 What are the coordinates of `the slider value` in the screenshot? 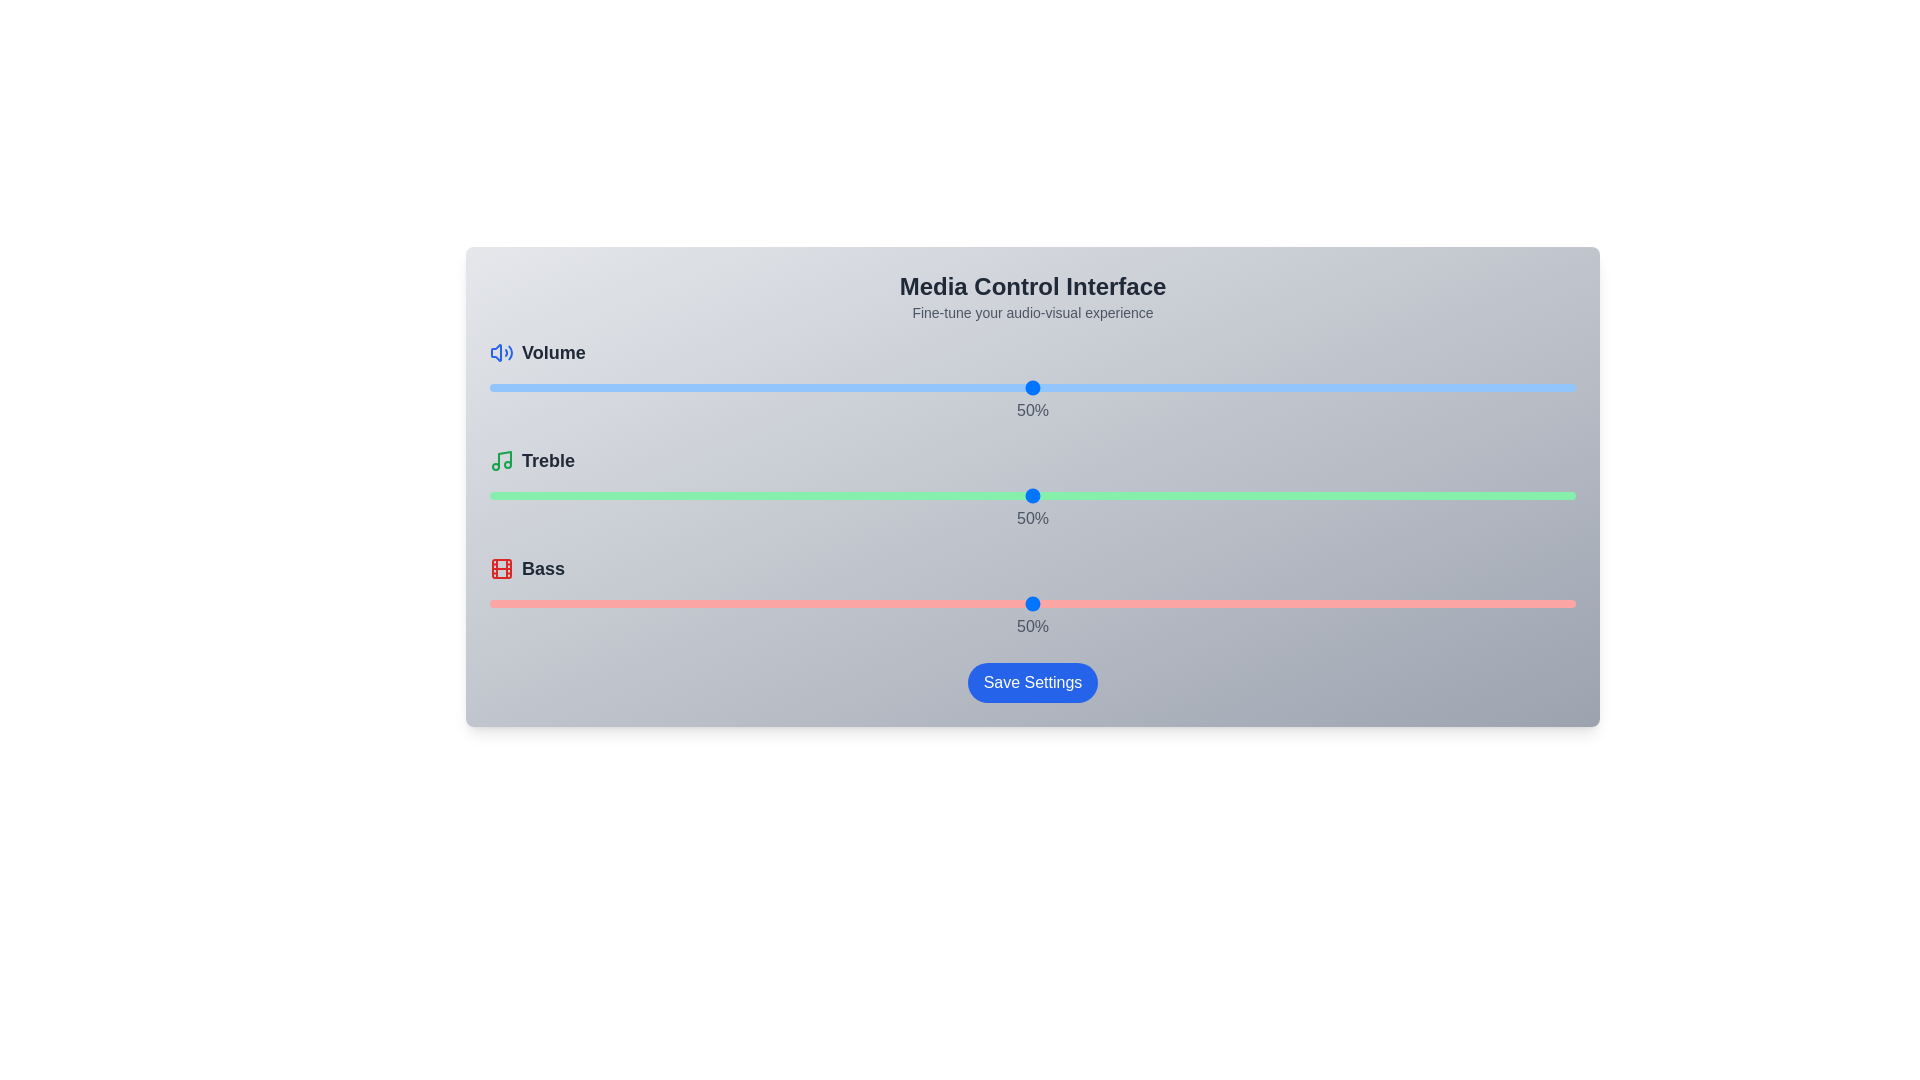 It's located at (859, 495).